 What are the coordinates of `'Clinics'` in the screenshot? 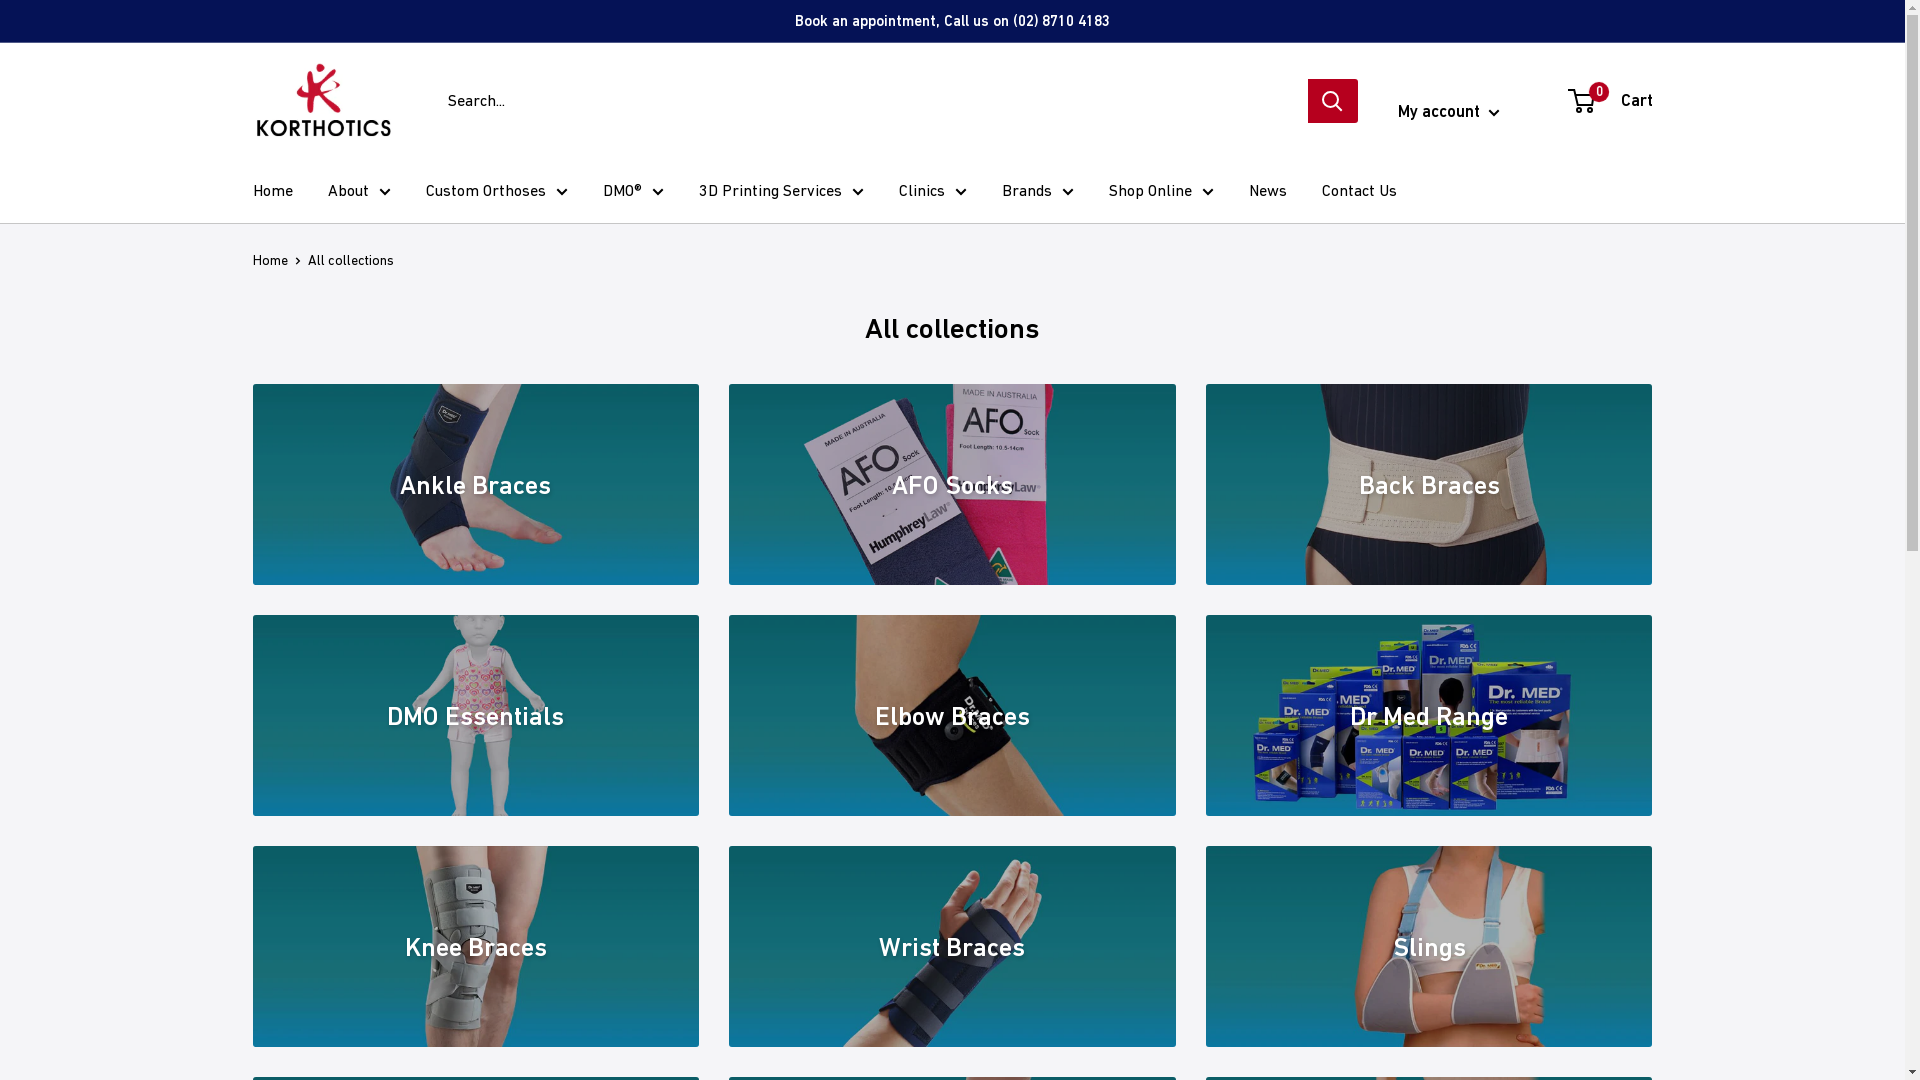 It's located at (930, 191).